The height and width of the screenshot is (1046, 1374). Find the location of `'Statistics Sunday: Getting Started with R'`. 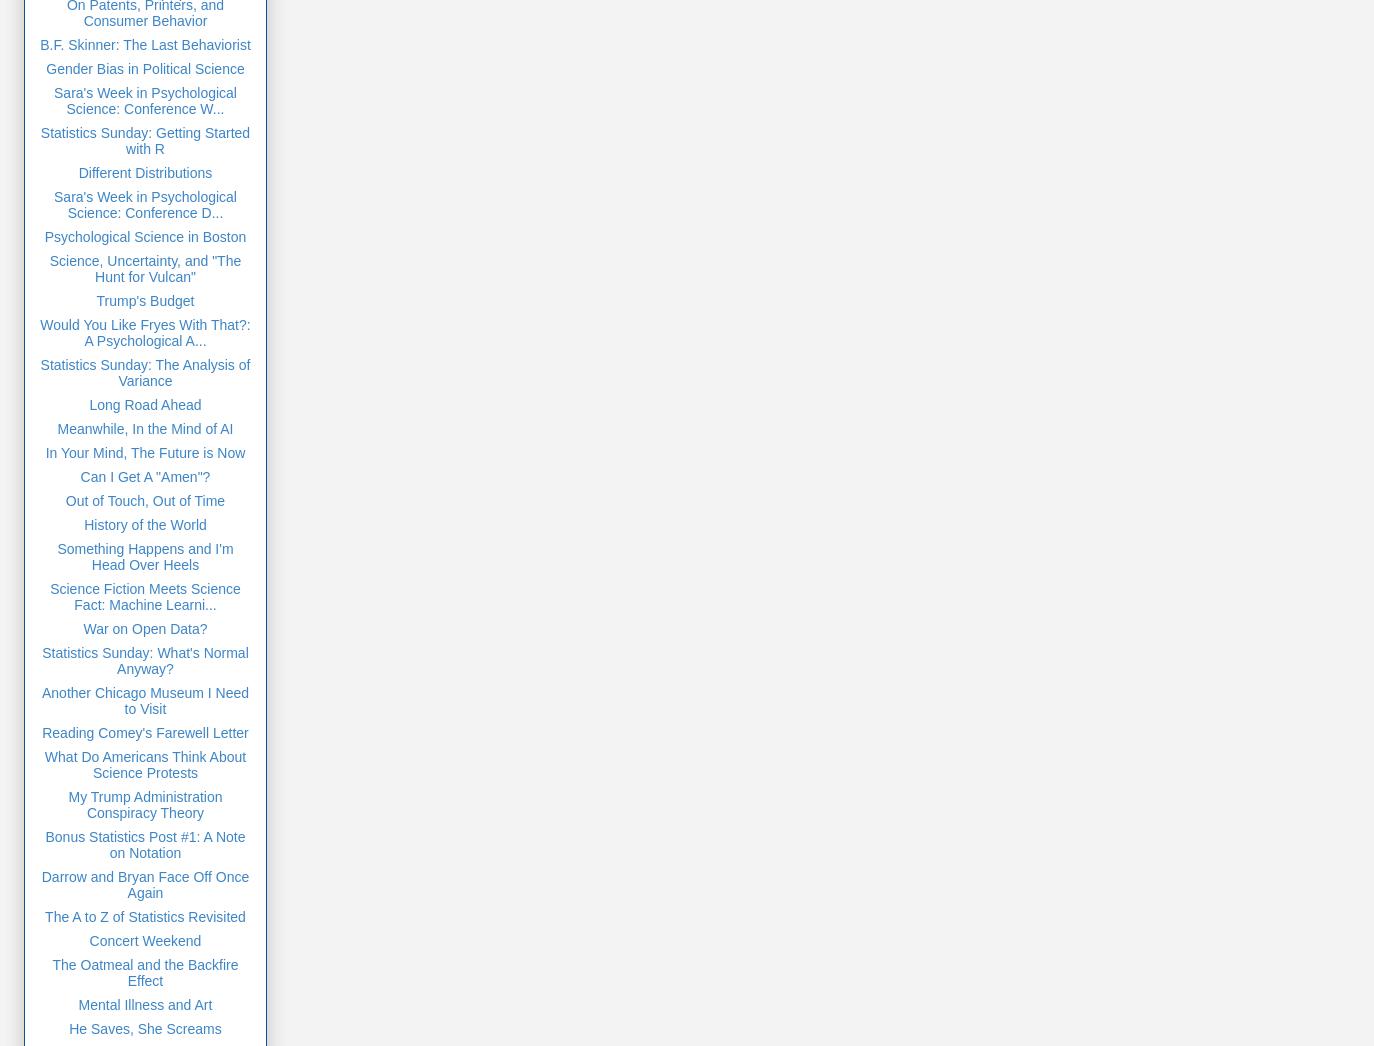

'Statistics Sunday: Getting Started with R' is located at coordinates (143, 138).